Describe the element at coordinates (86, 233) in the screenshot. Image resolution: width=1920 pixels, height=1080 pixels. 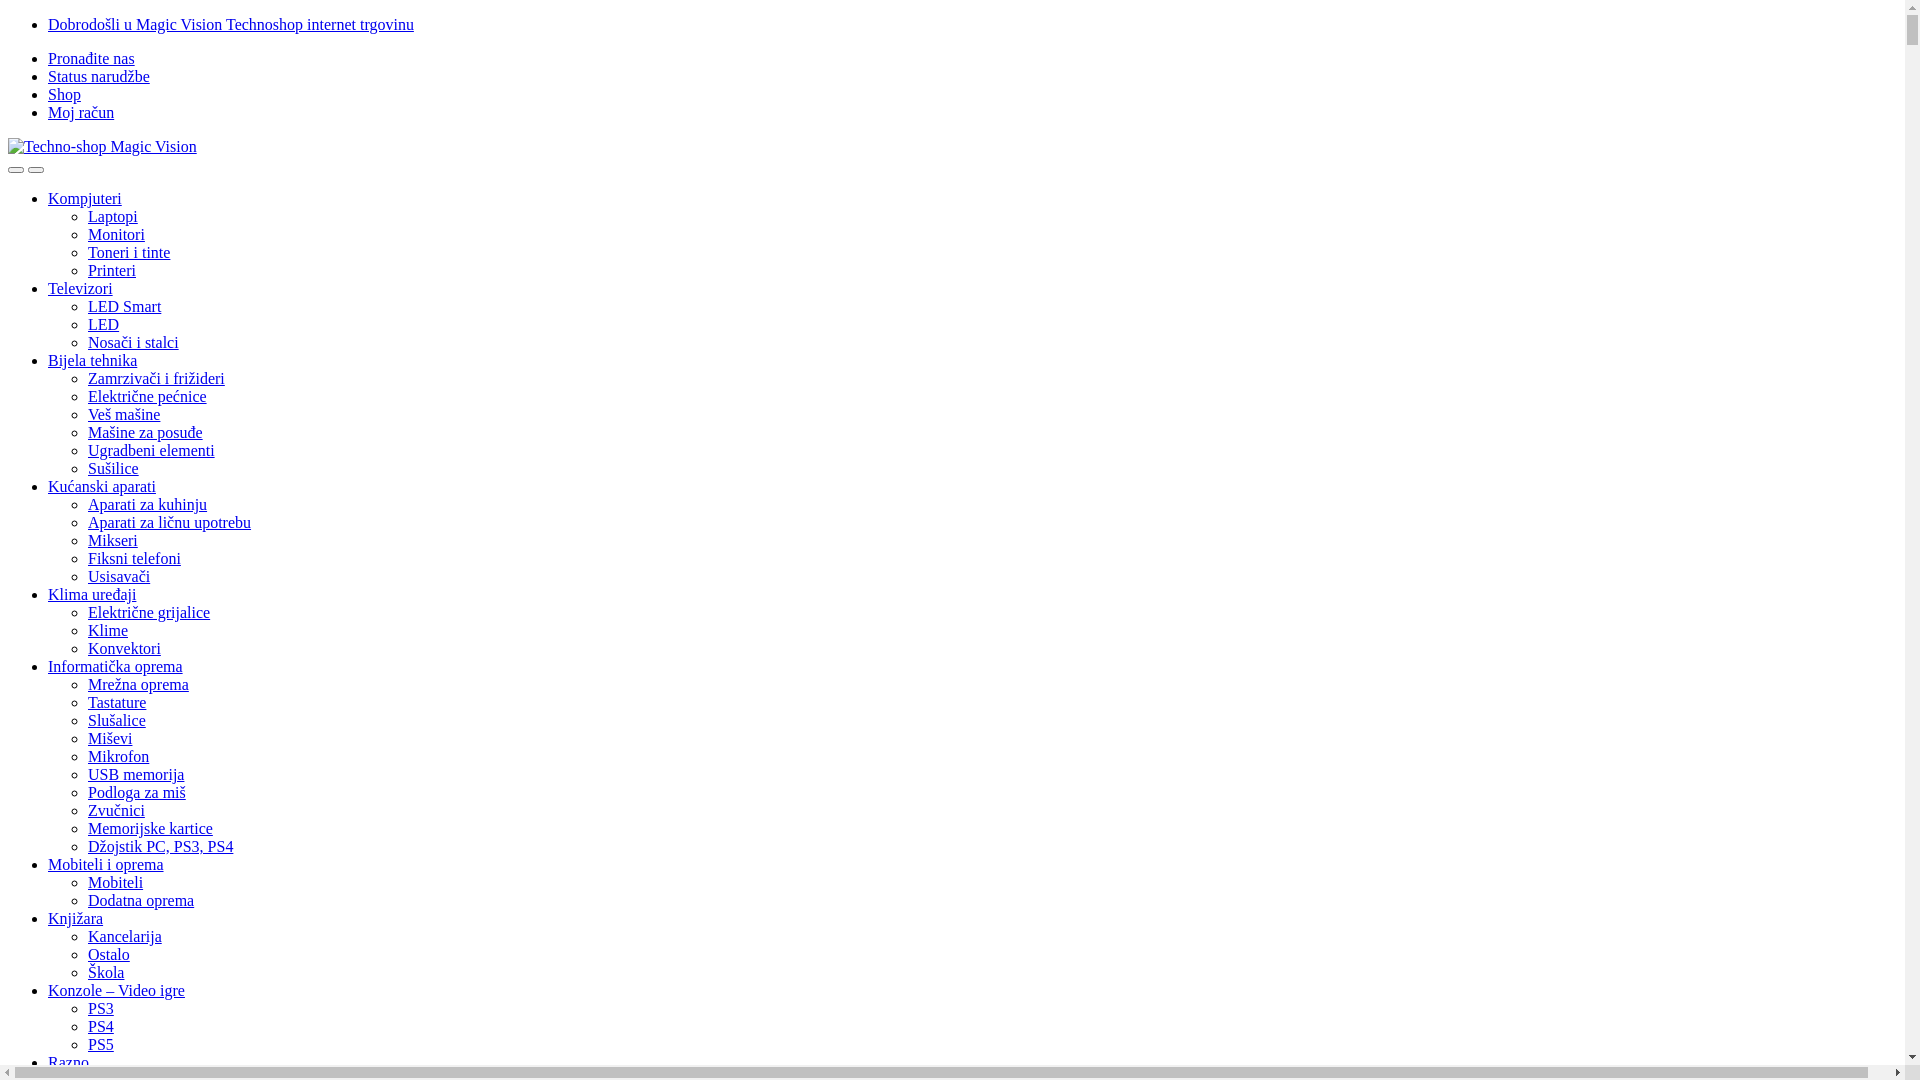
I see `'Monitori'` at that location.